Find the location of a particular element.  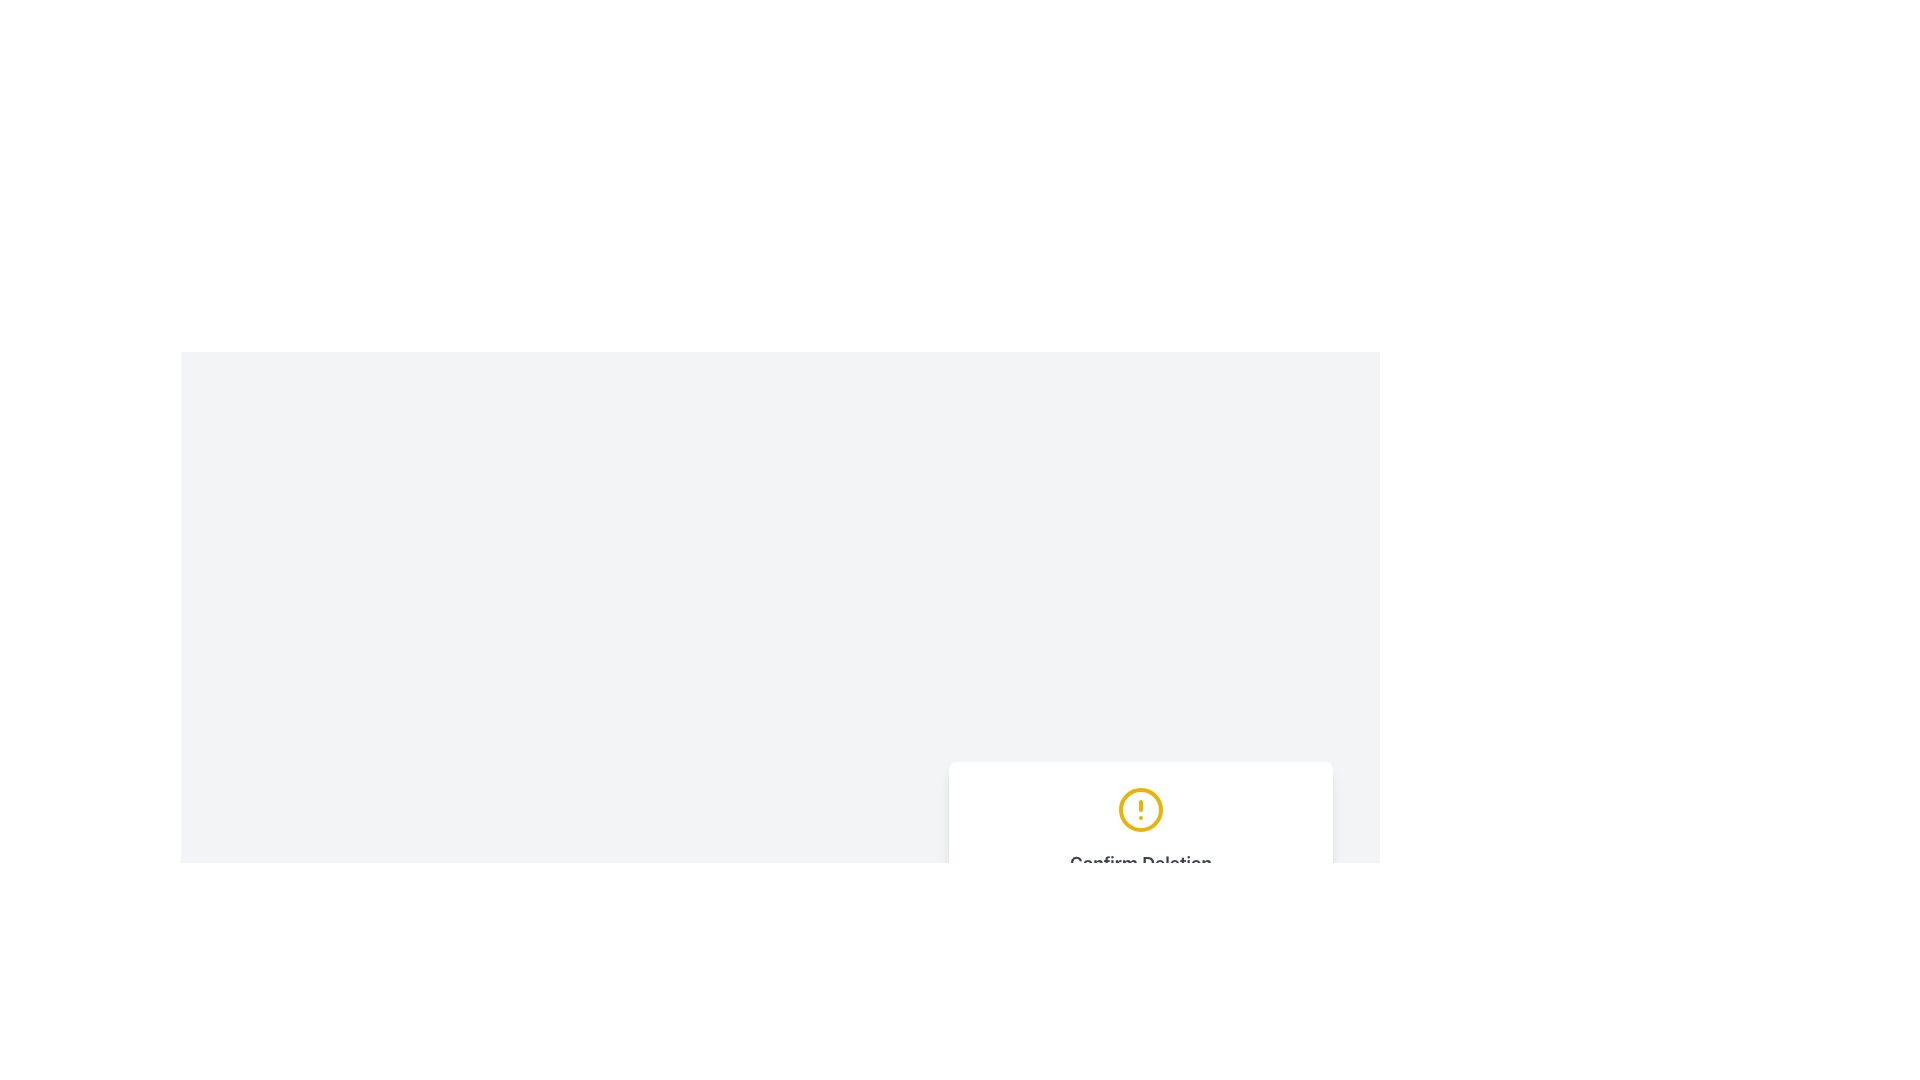

the Text Display element that serves as the header in the deletion confirmation dialog, positioned below the yellow warning icon is located at coordinates (1141, 863).